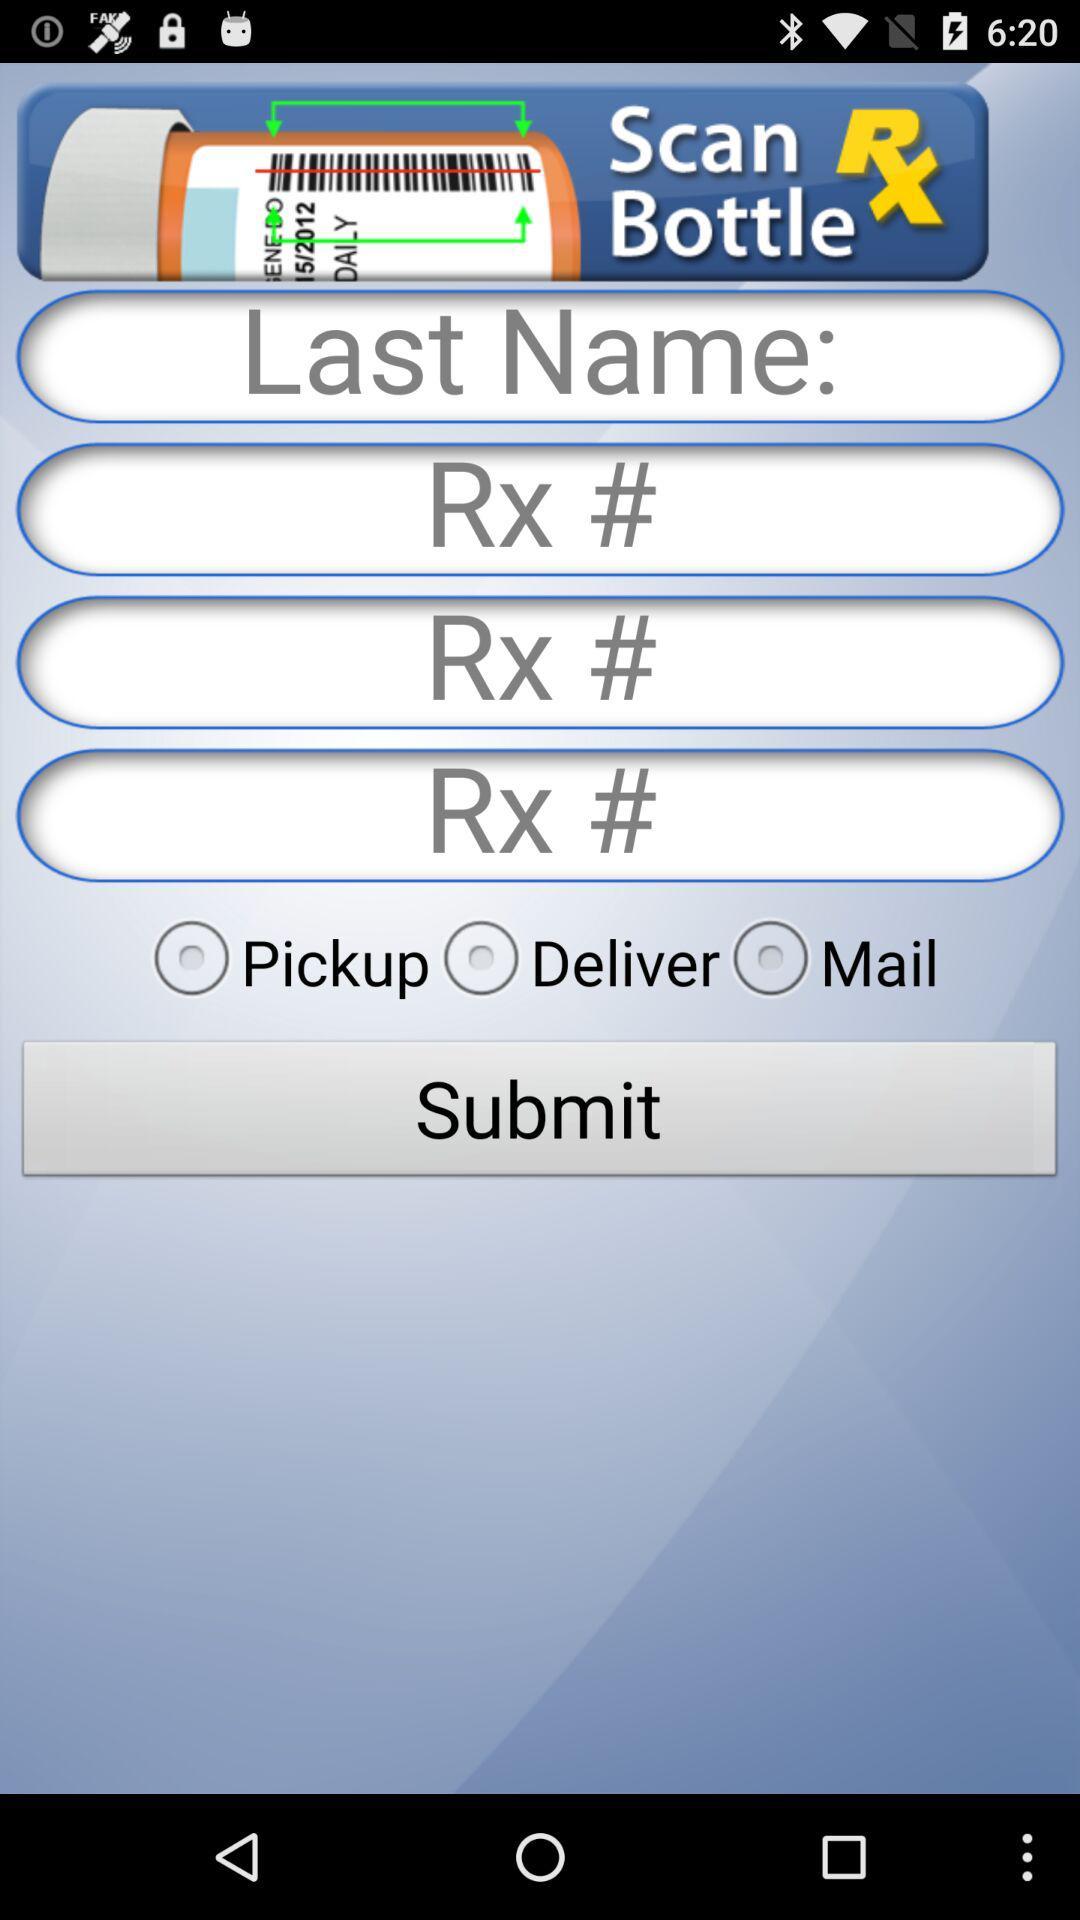 This screenshot has width=1080, height=1920. Describe the element at coordinates (829, 961) in the screenshot. I see `the item above submit button` at that location.